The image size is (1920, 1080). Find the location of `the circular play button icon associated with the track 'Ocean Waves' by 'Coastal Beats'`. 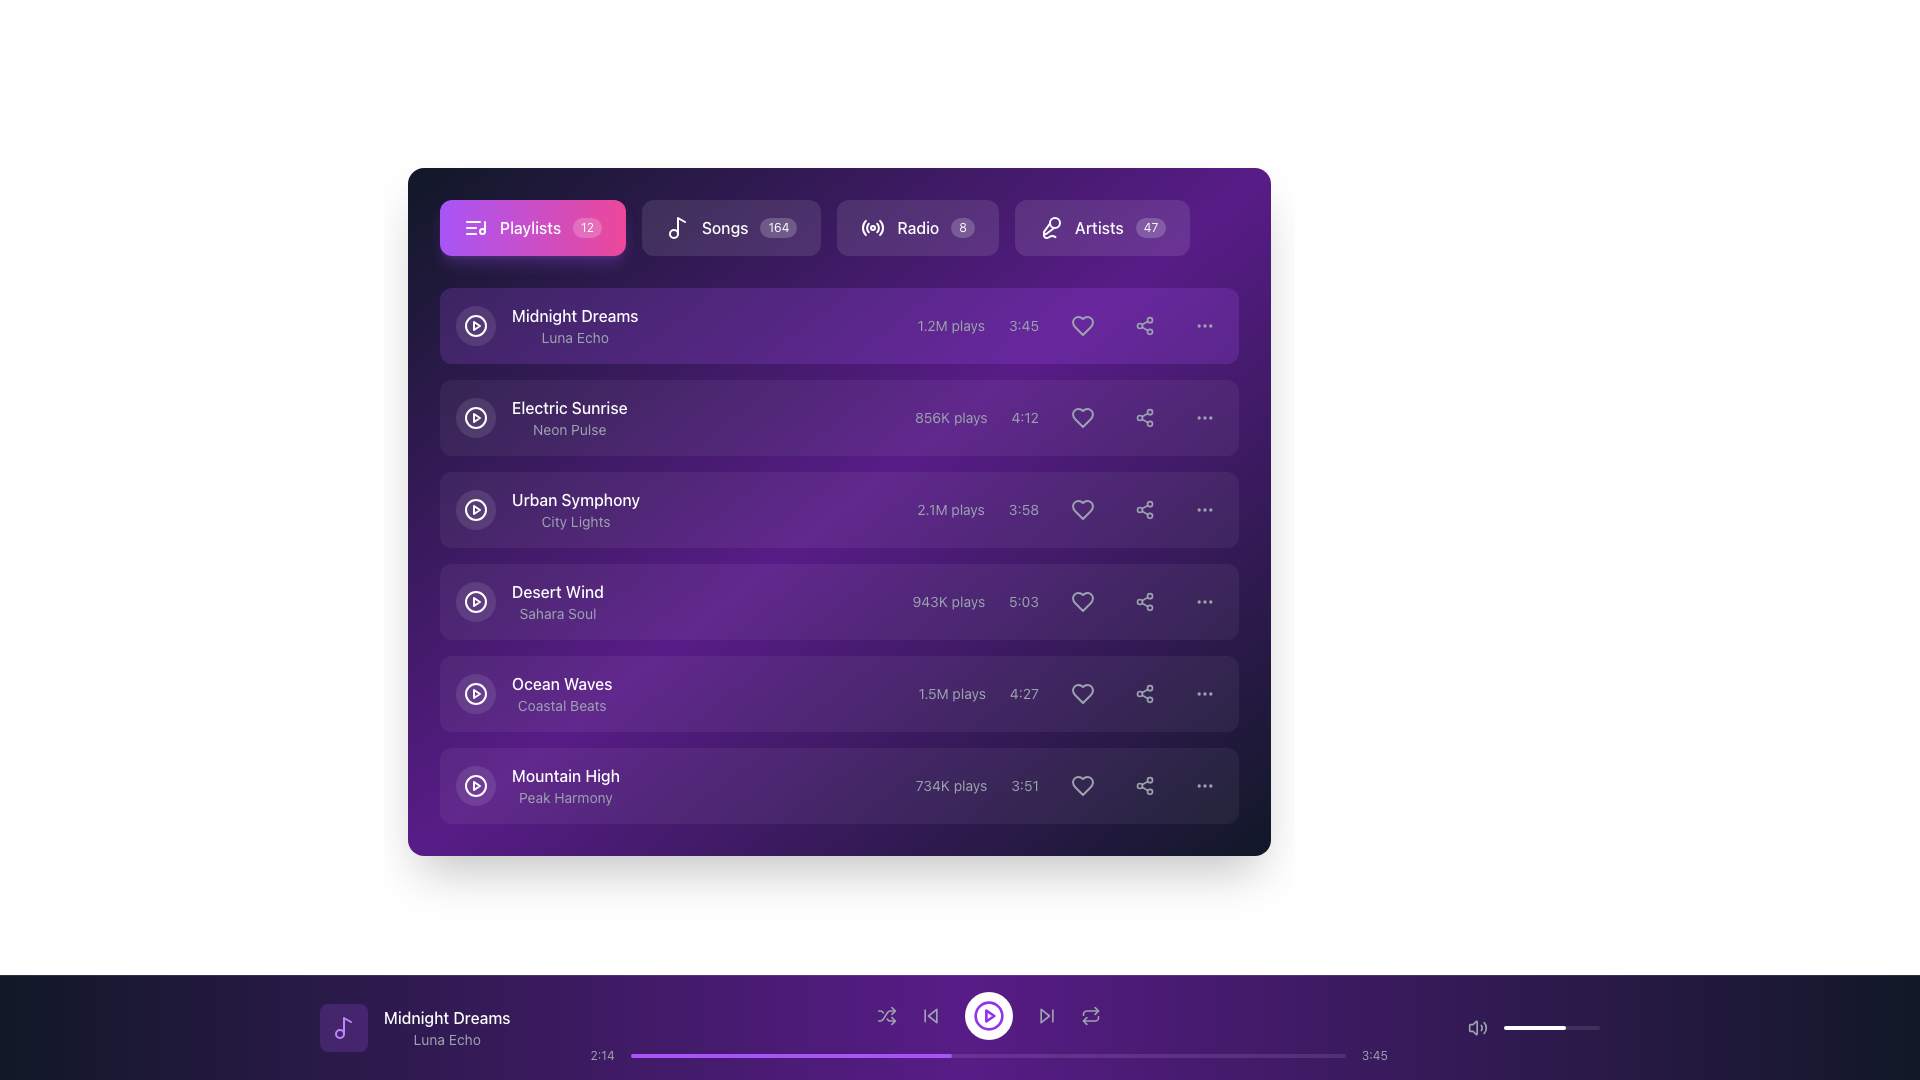

the circular play button icon associated with the track 'Ocean Waves' by 'Coastal Beats' is located at coordinates (474, 693).